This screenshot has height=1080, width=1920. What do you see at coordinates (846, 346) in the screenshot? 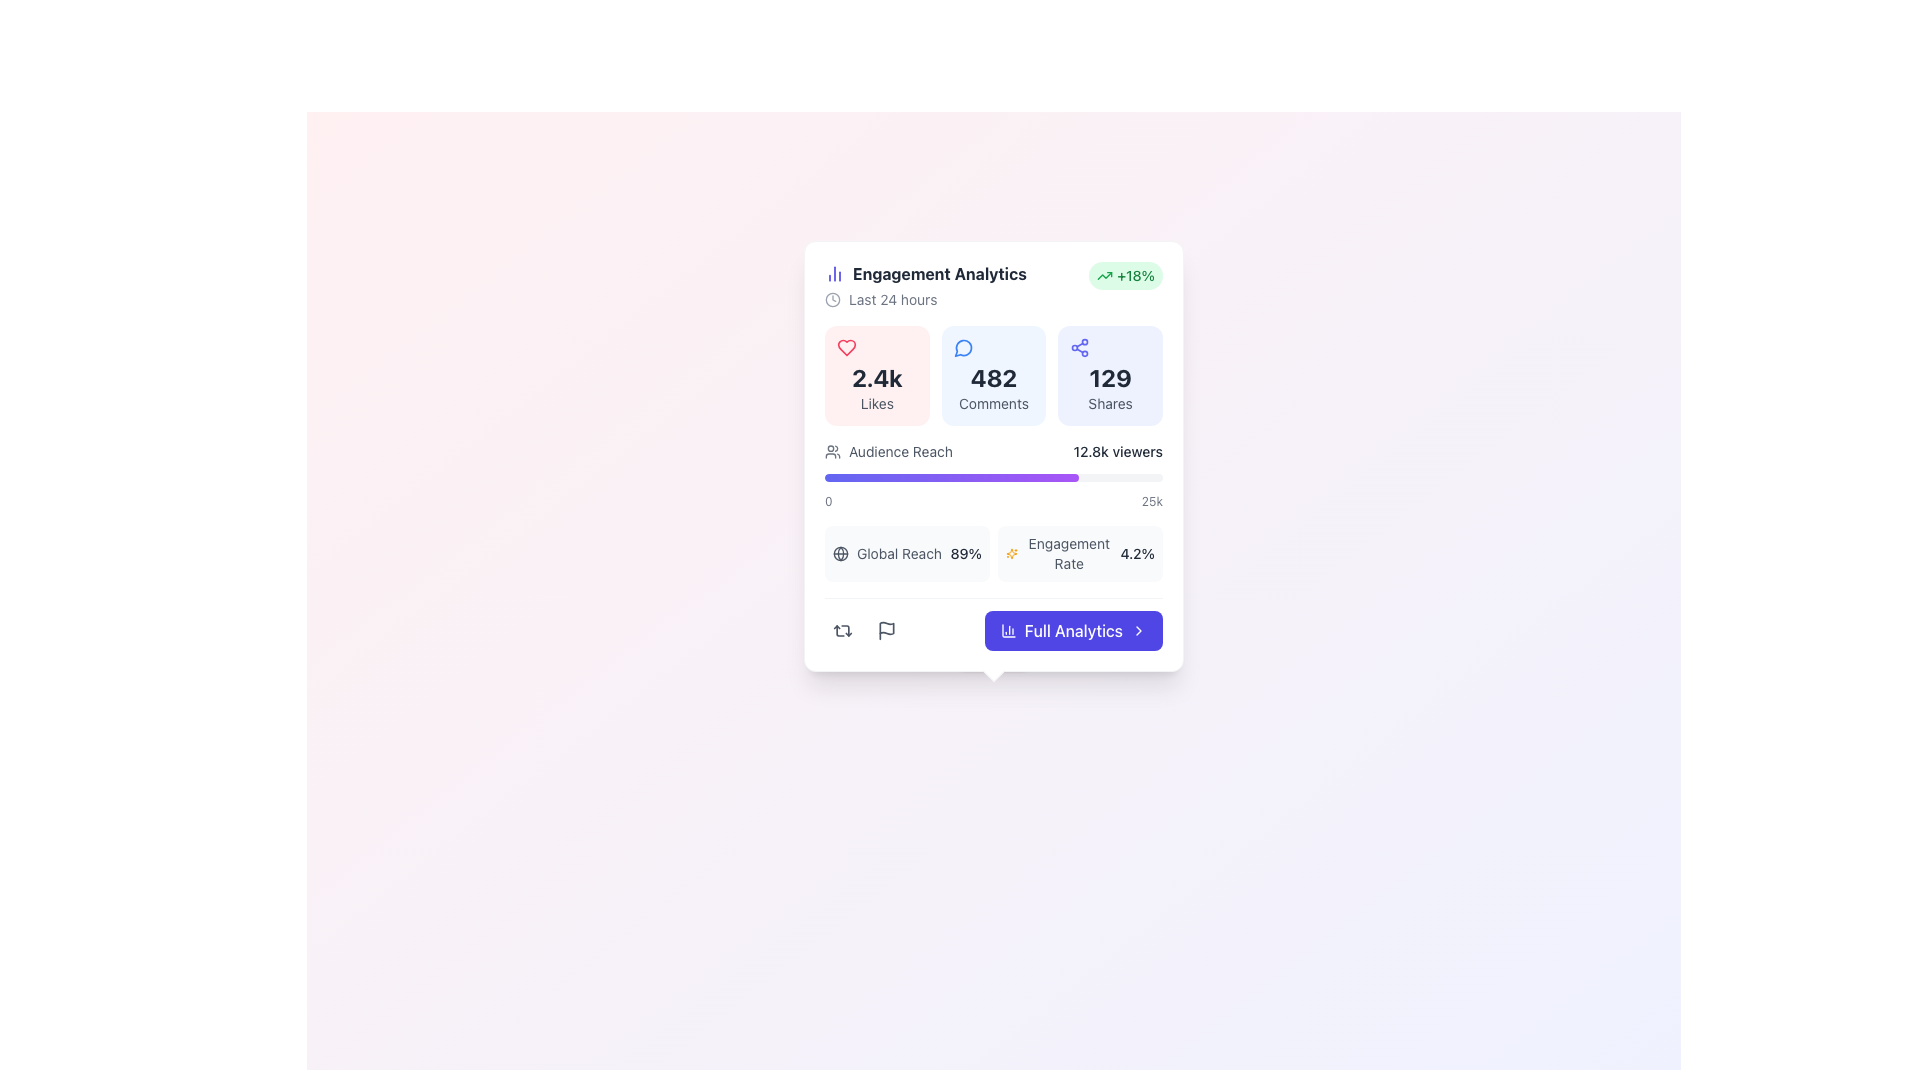
I see `the heart-shaped icon that visually represents the 'Likes' metric, located in the top-left quadrant of the engagement metrics card, just above the 2.4k Likes counter` at bounding box center [846, 346].